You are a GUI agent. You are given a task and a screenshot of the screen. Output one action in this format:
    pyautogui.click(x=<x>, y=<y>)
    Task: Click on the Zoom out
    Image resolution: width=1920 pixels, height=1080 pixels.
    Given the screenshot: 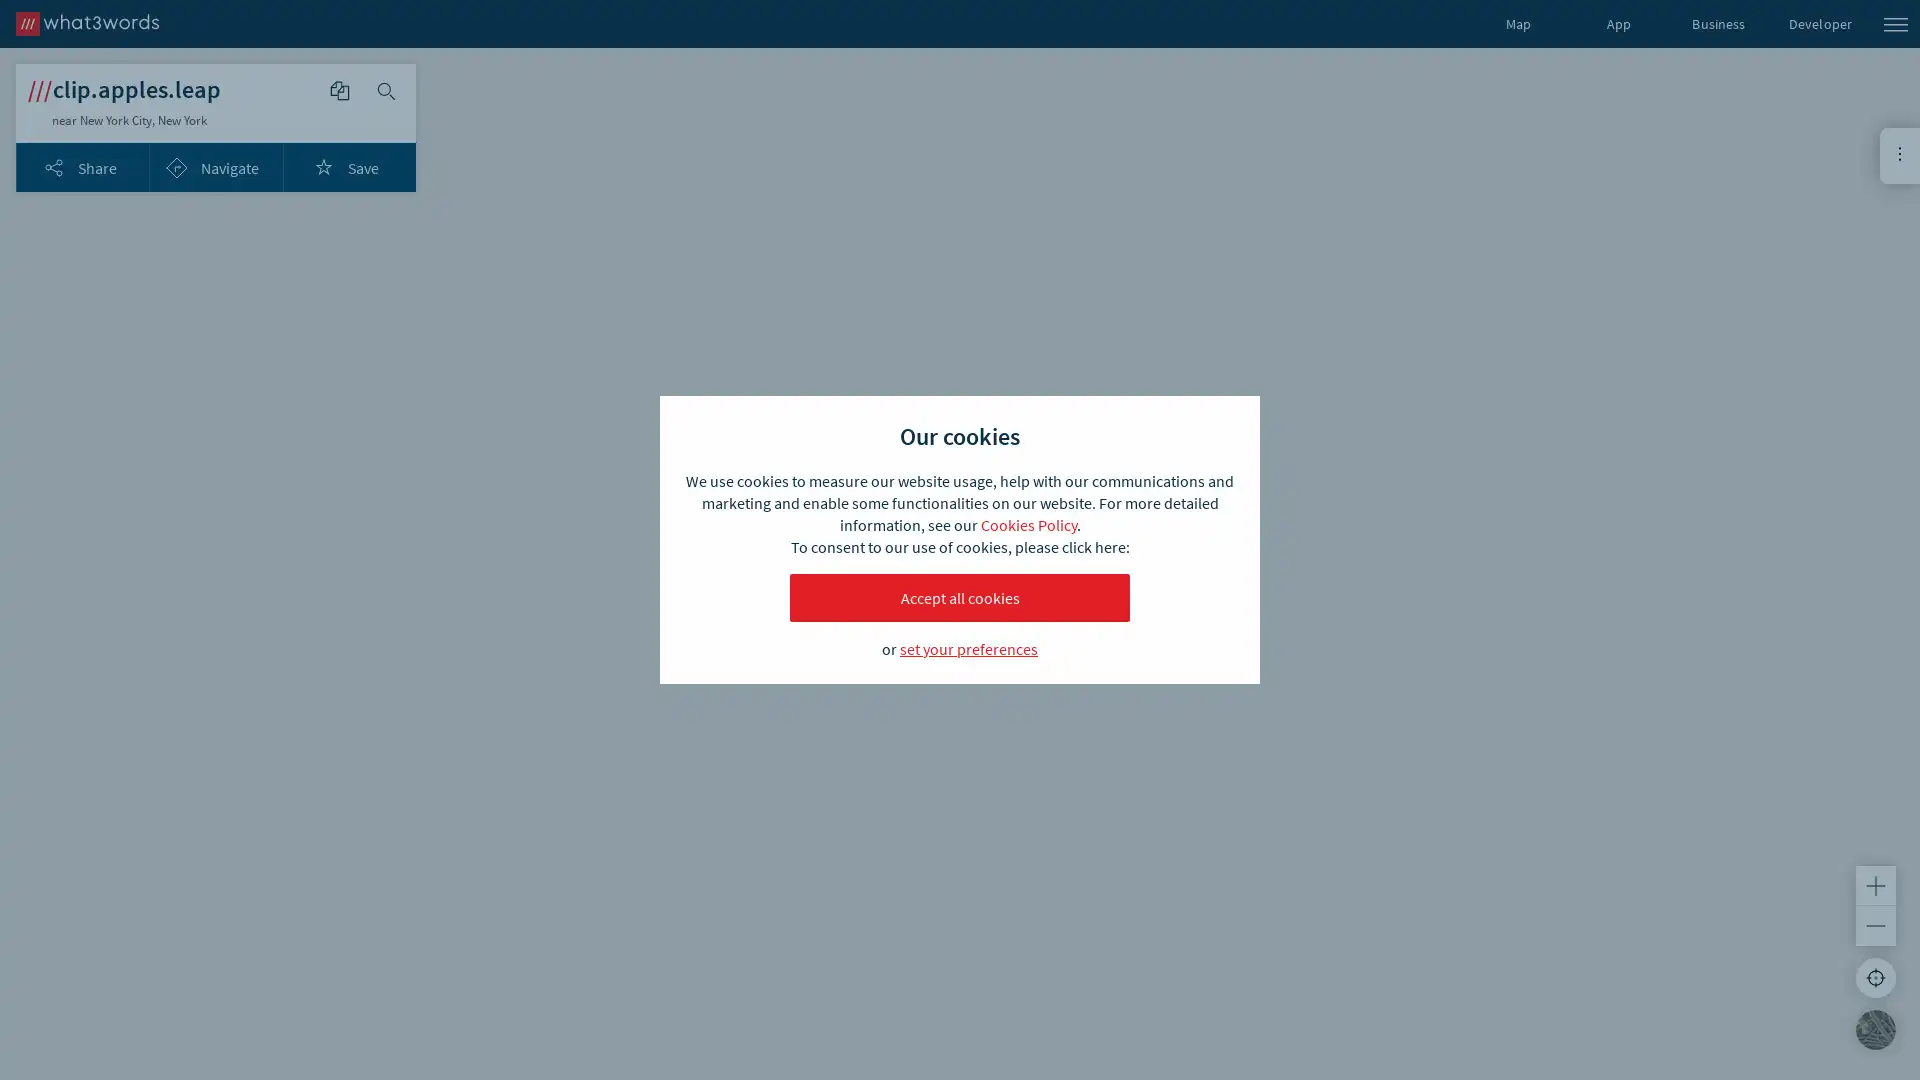 What is the action you would take?
    pyautogui.click(x=1875, y=925)
    